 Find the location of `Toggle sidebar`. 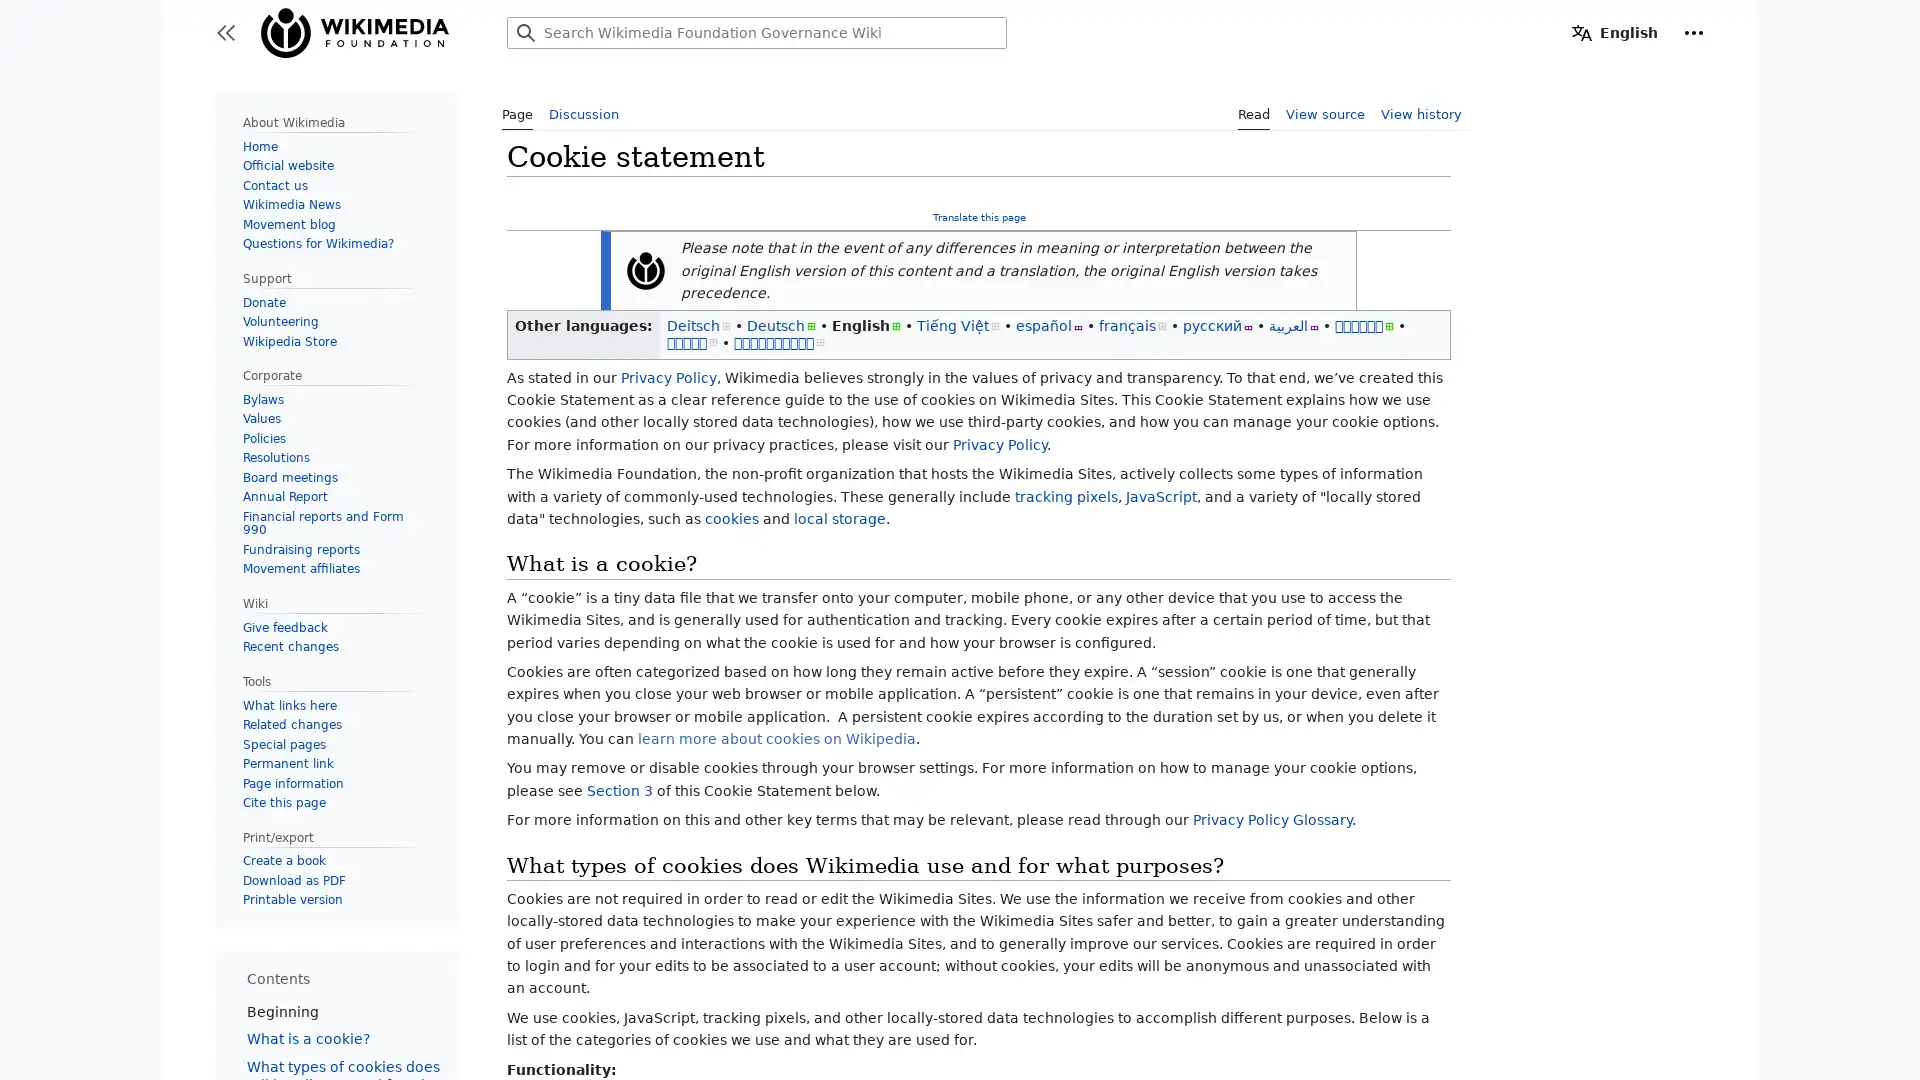

Toggle sidebar is located at coordinates (225, 33).